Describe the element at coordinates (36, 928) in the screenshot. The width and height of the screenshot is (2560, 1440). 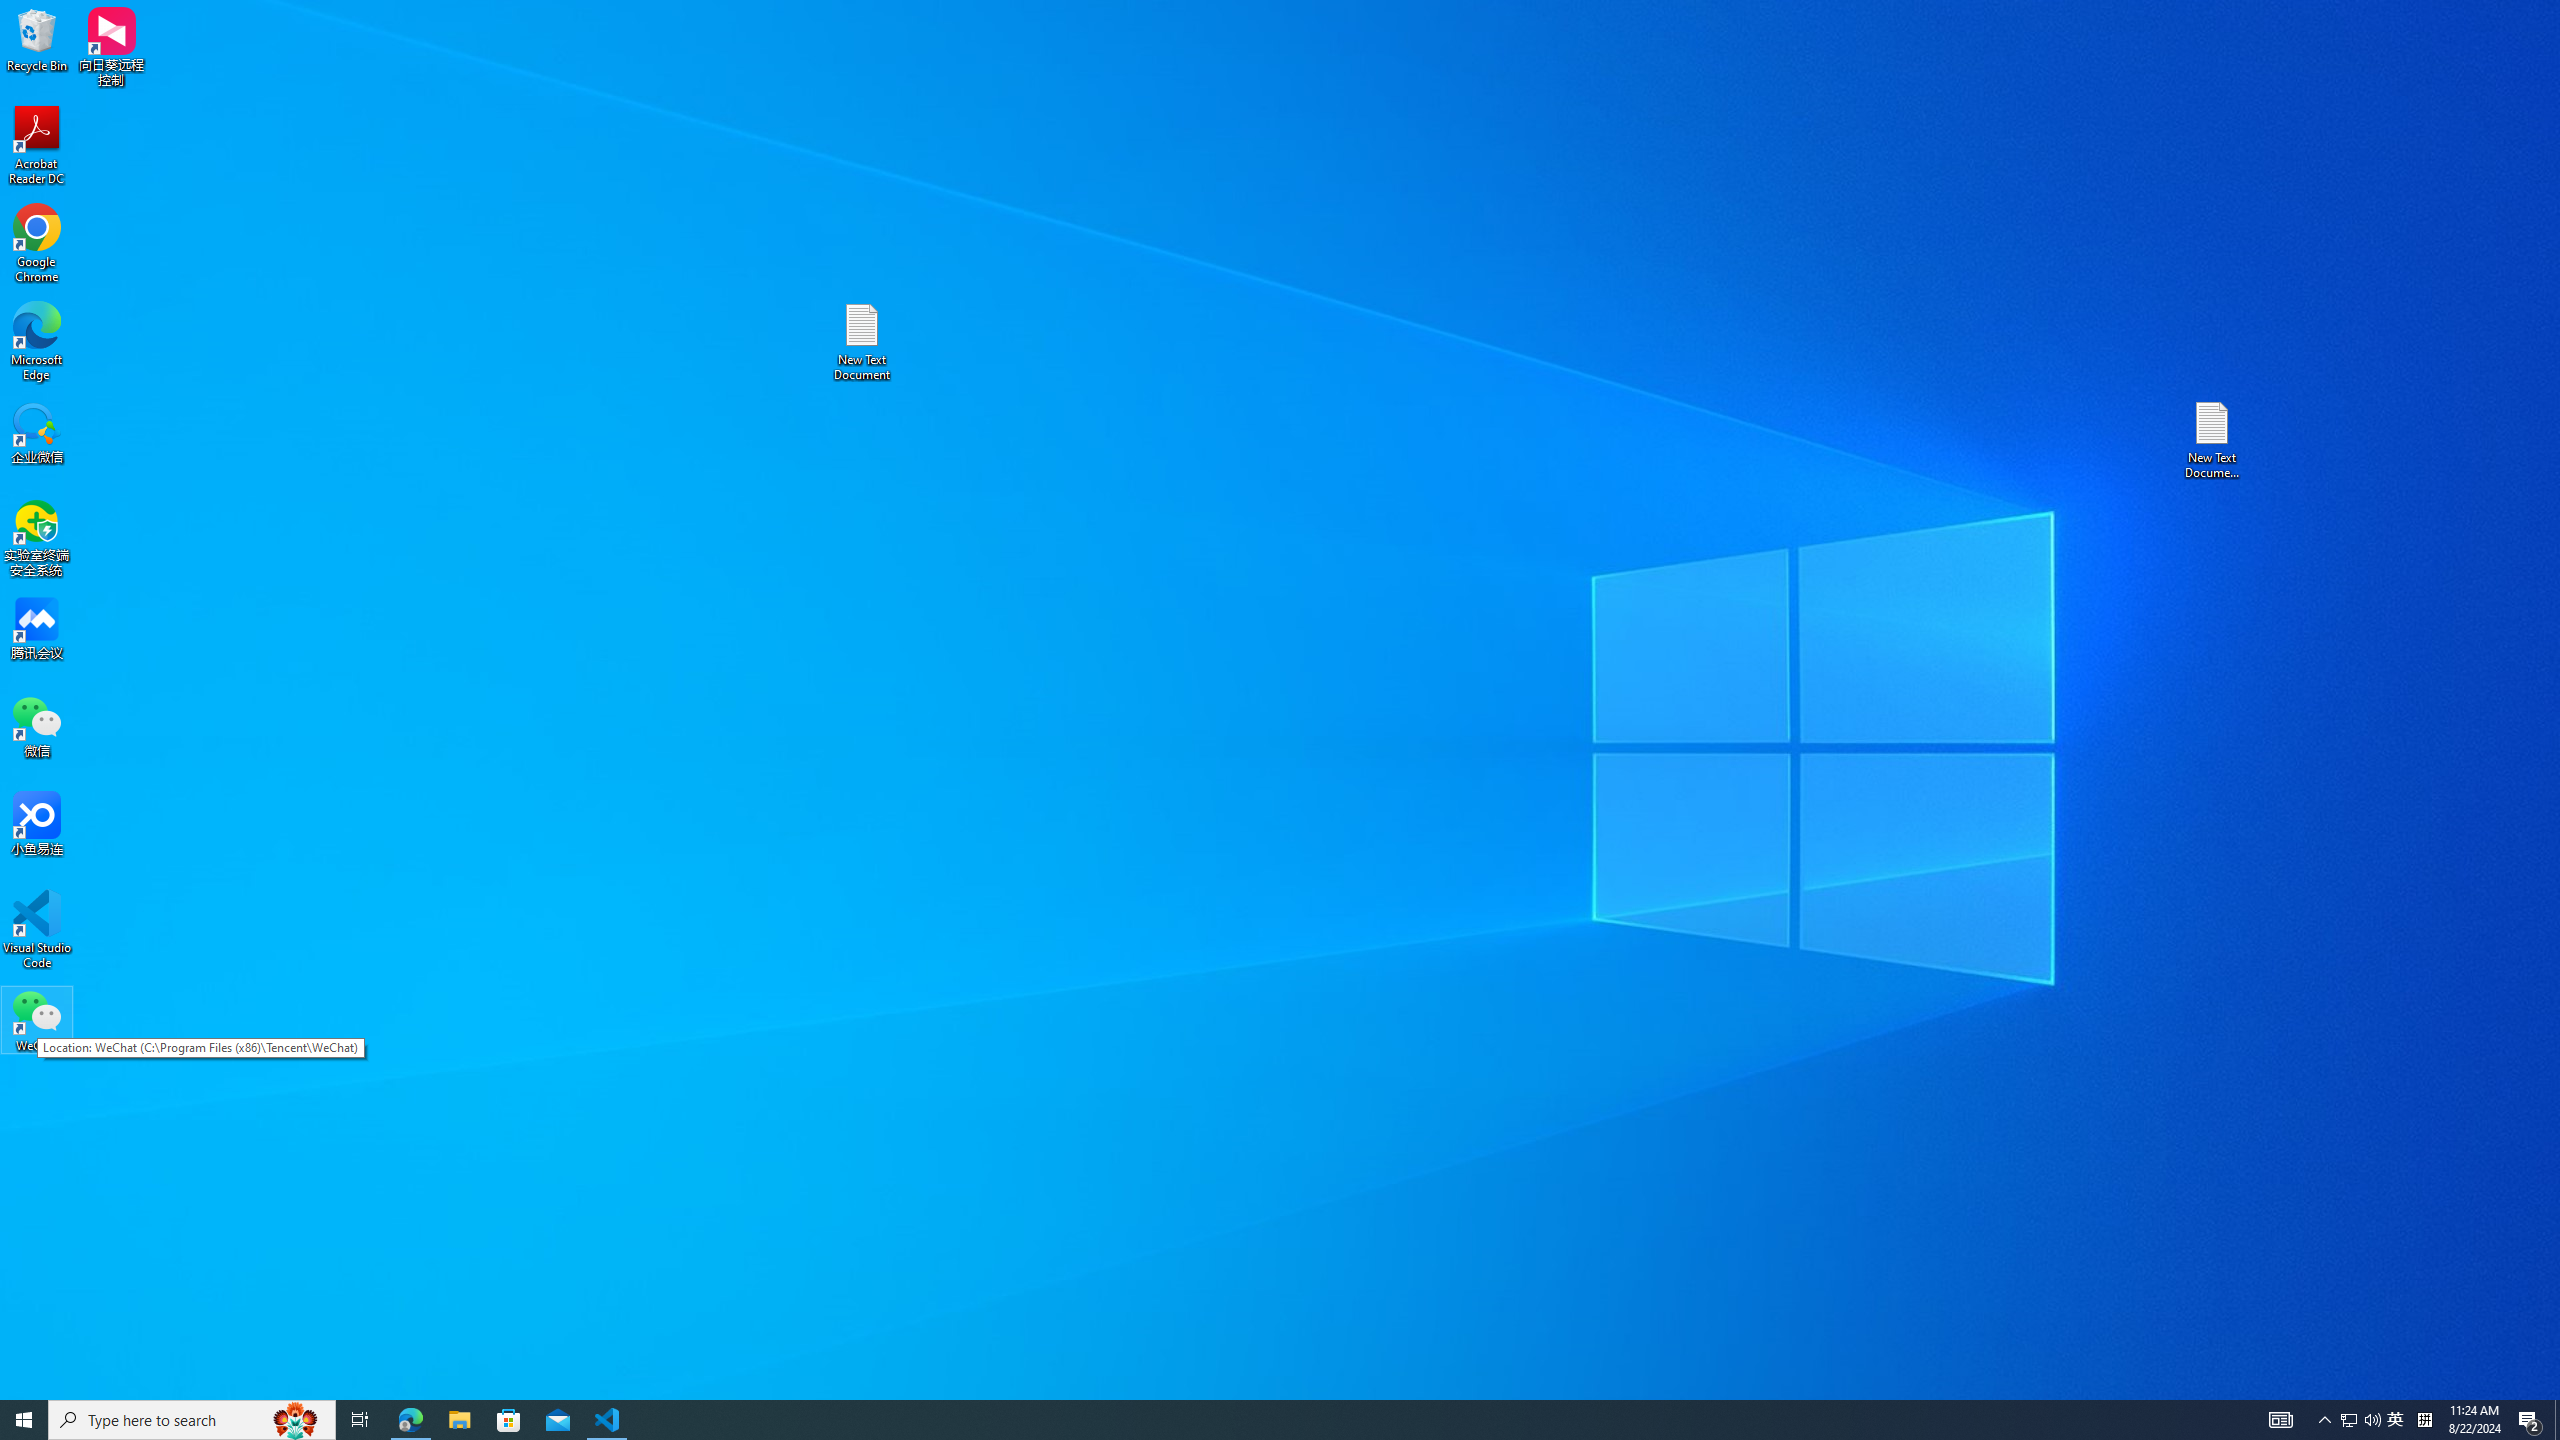
I see `'Visual Studio Code'` at that location.